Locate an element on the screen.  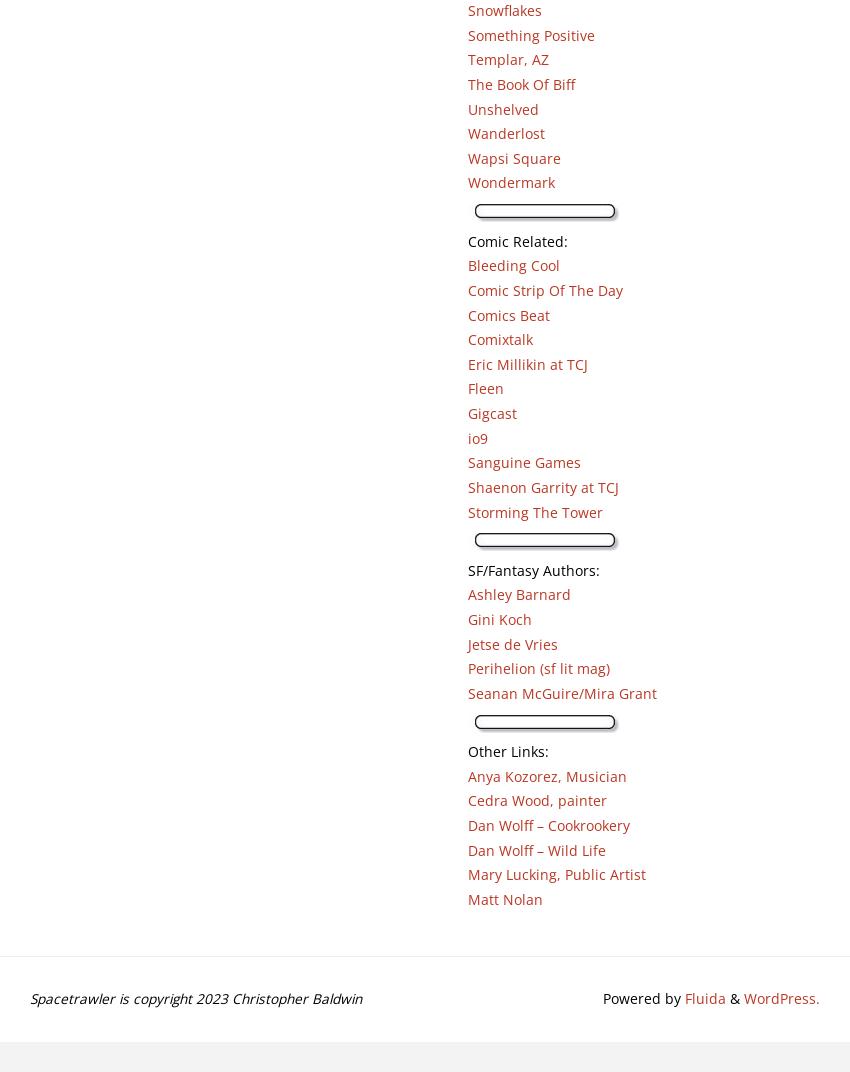
'WordPress.' is located at coordinates (742, 997).